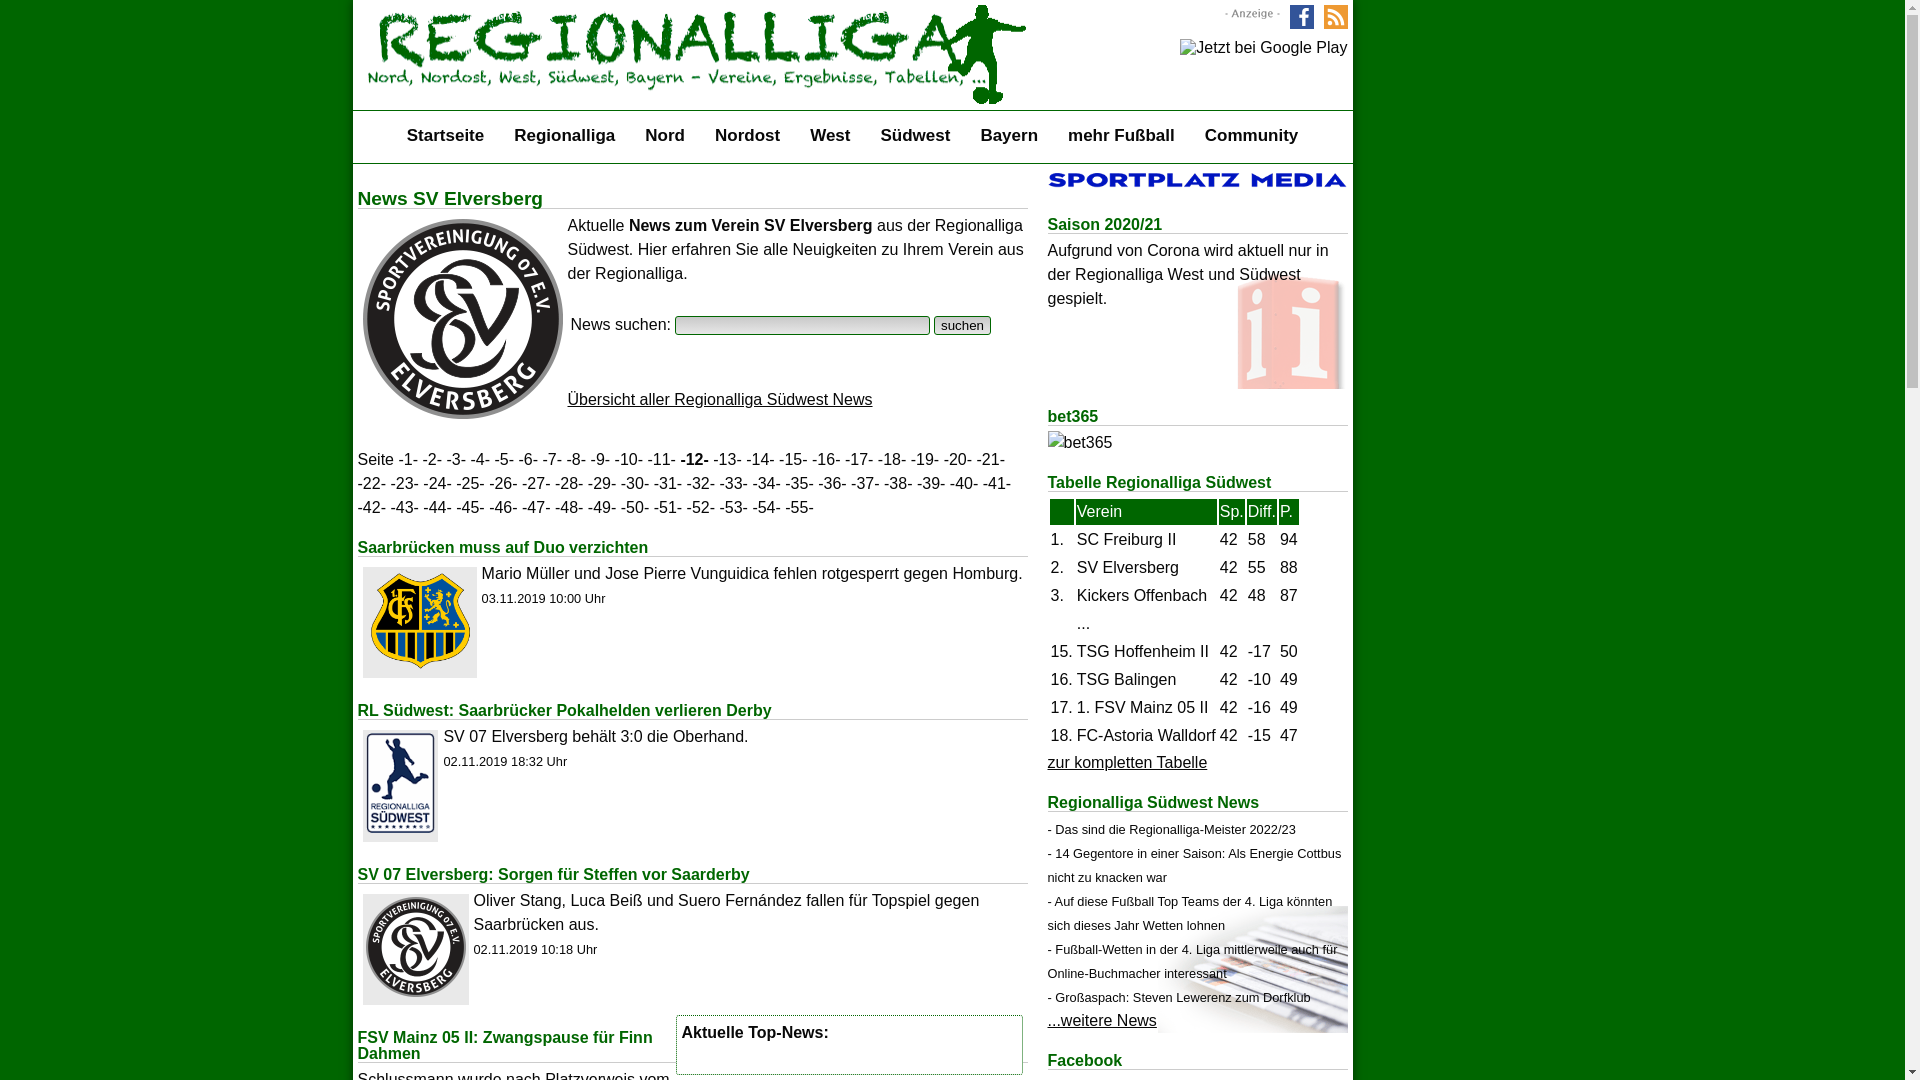 This screenshot has width=1920, height=1080. I want to click on '-38-', so click(896, 483).